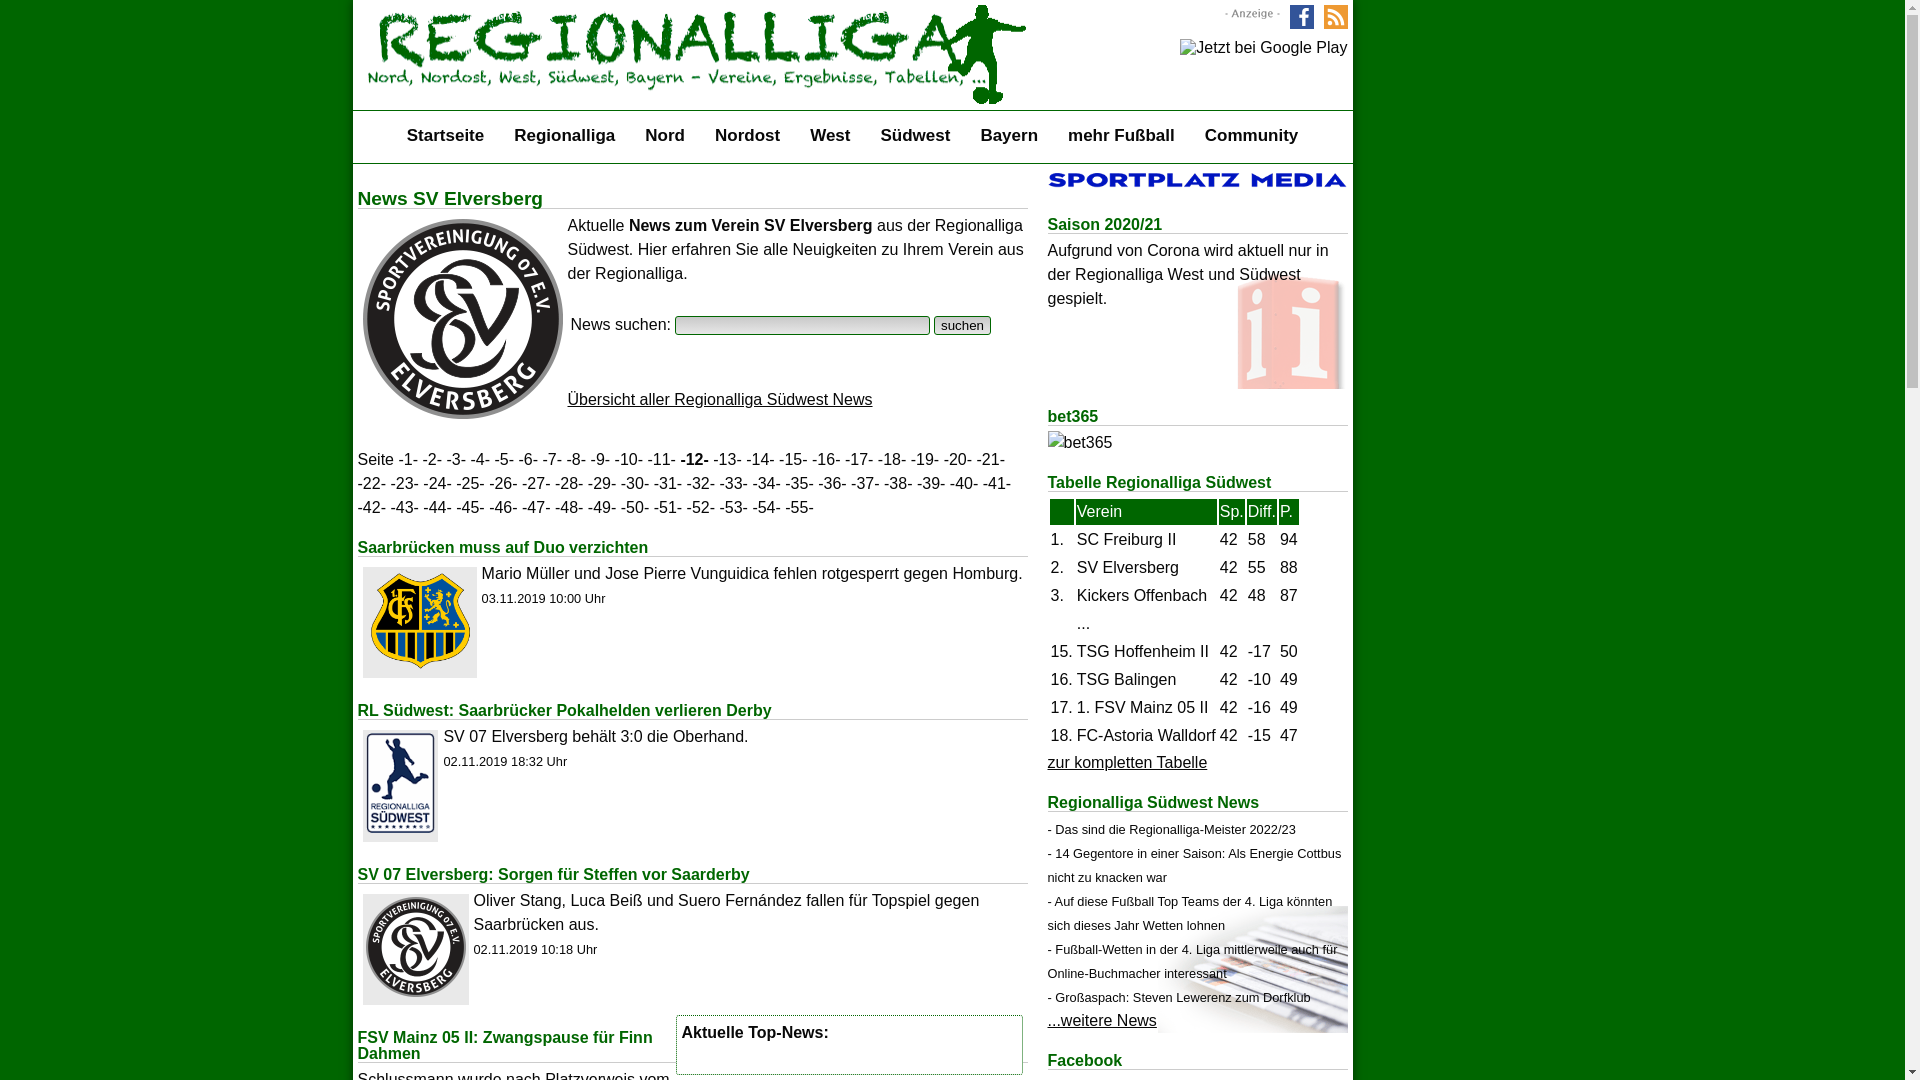 This screenshot has width=1920, height=1080. I want to click on '-38-', so click(896, 483).